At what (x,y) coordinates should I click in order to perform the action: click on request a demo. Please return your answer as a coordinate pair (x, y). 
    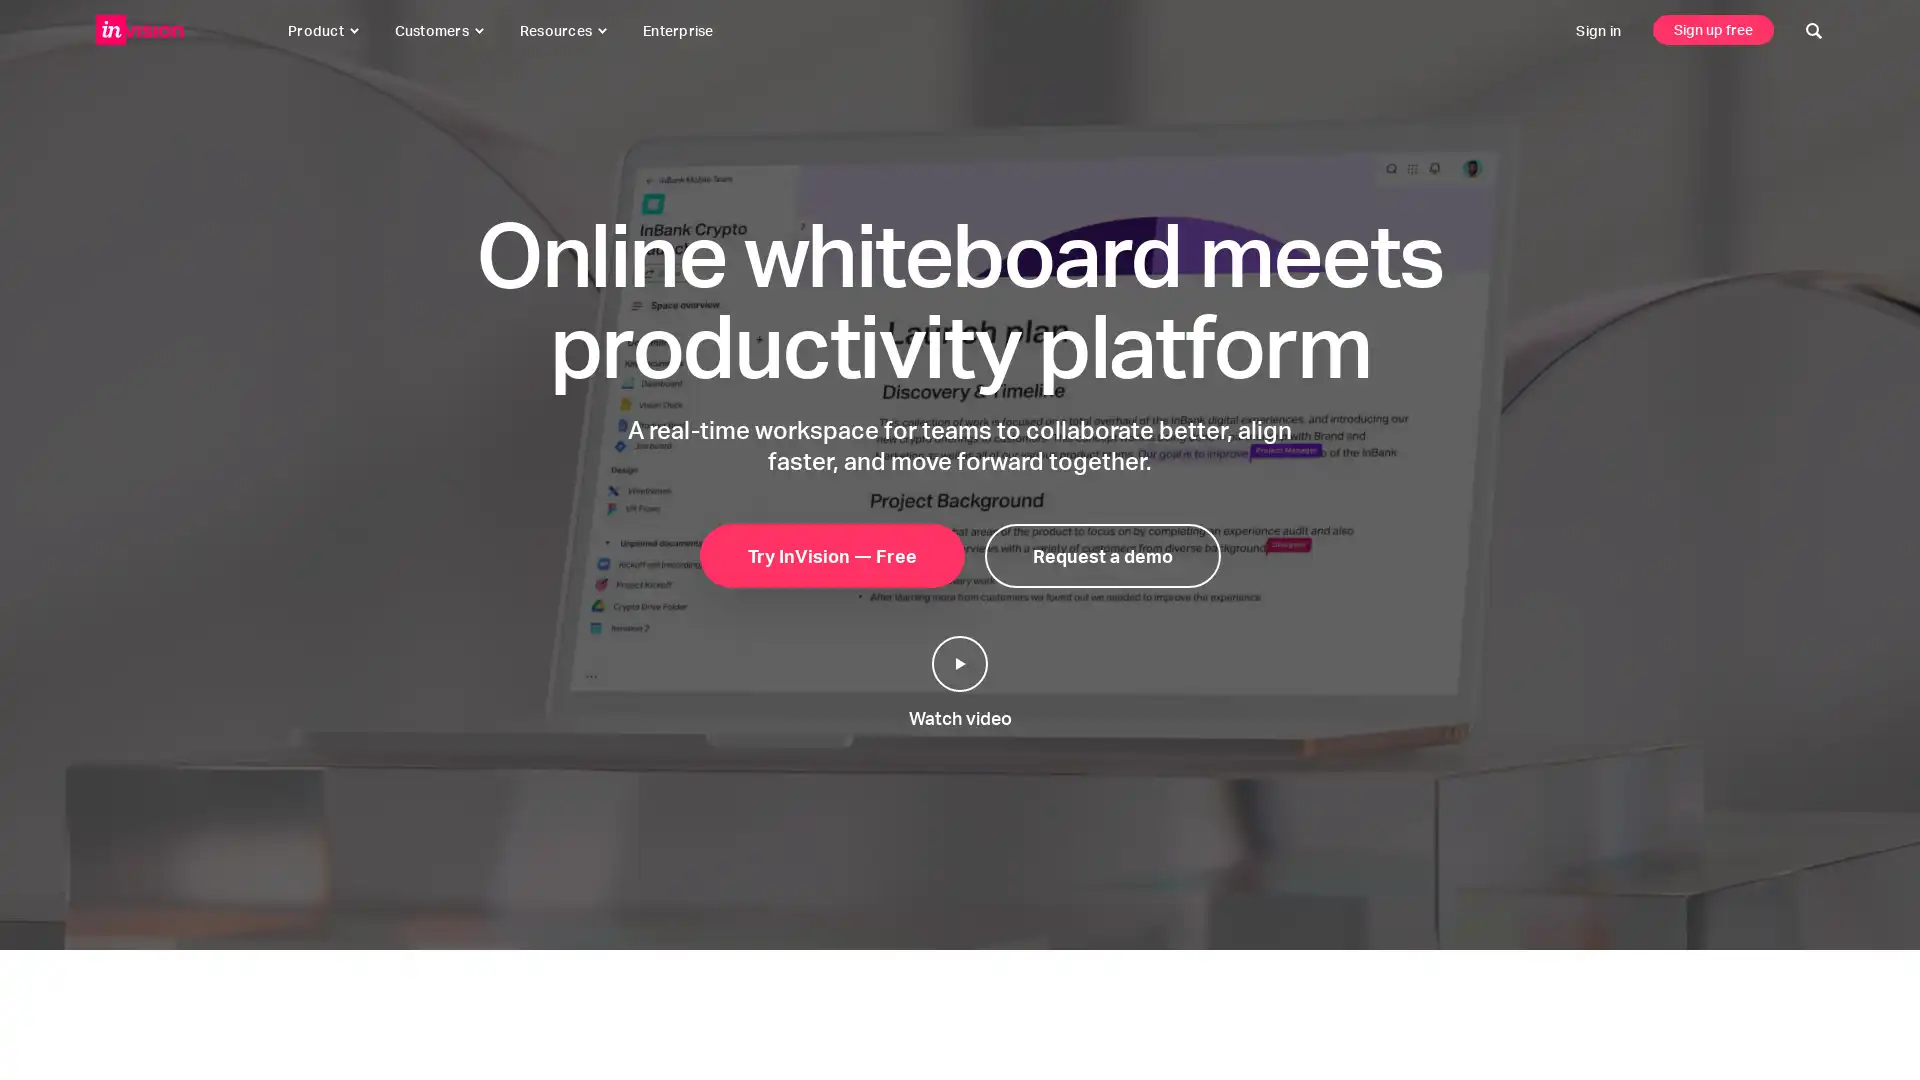
    Looking at the image, I should click on (1101, 555).